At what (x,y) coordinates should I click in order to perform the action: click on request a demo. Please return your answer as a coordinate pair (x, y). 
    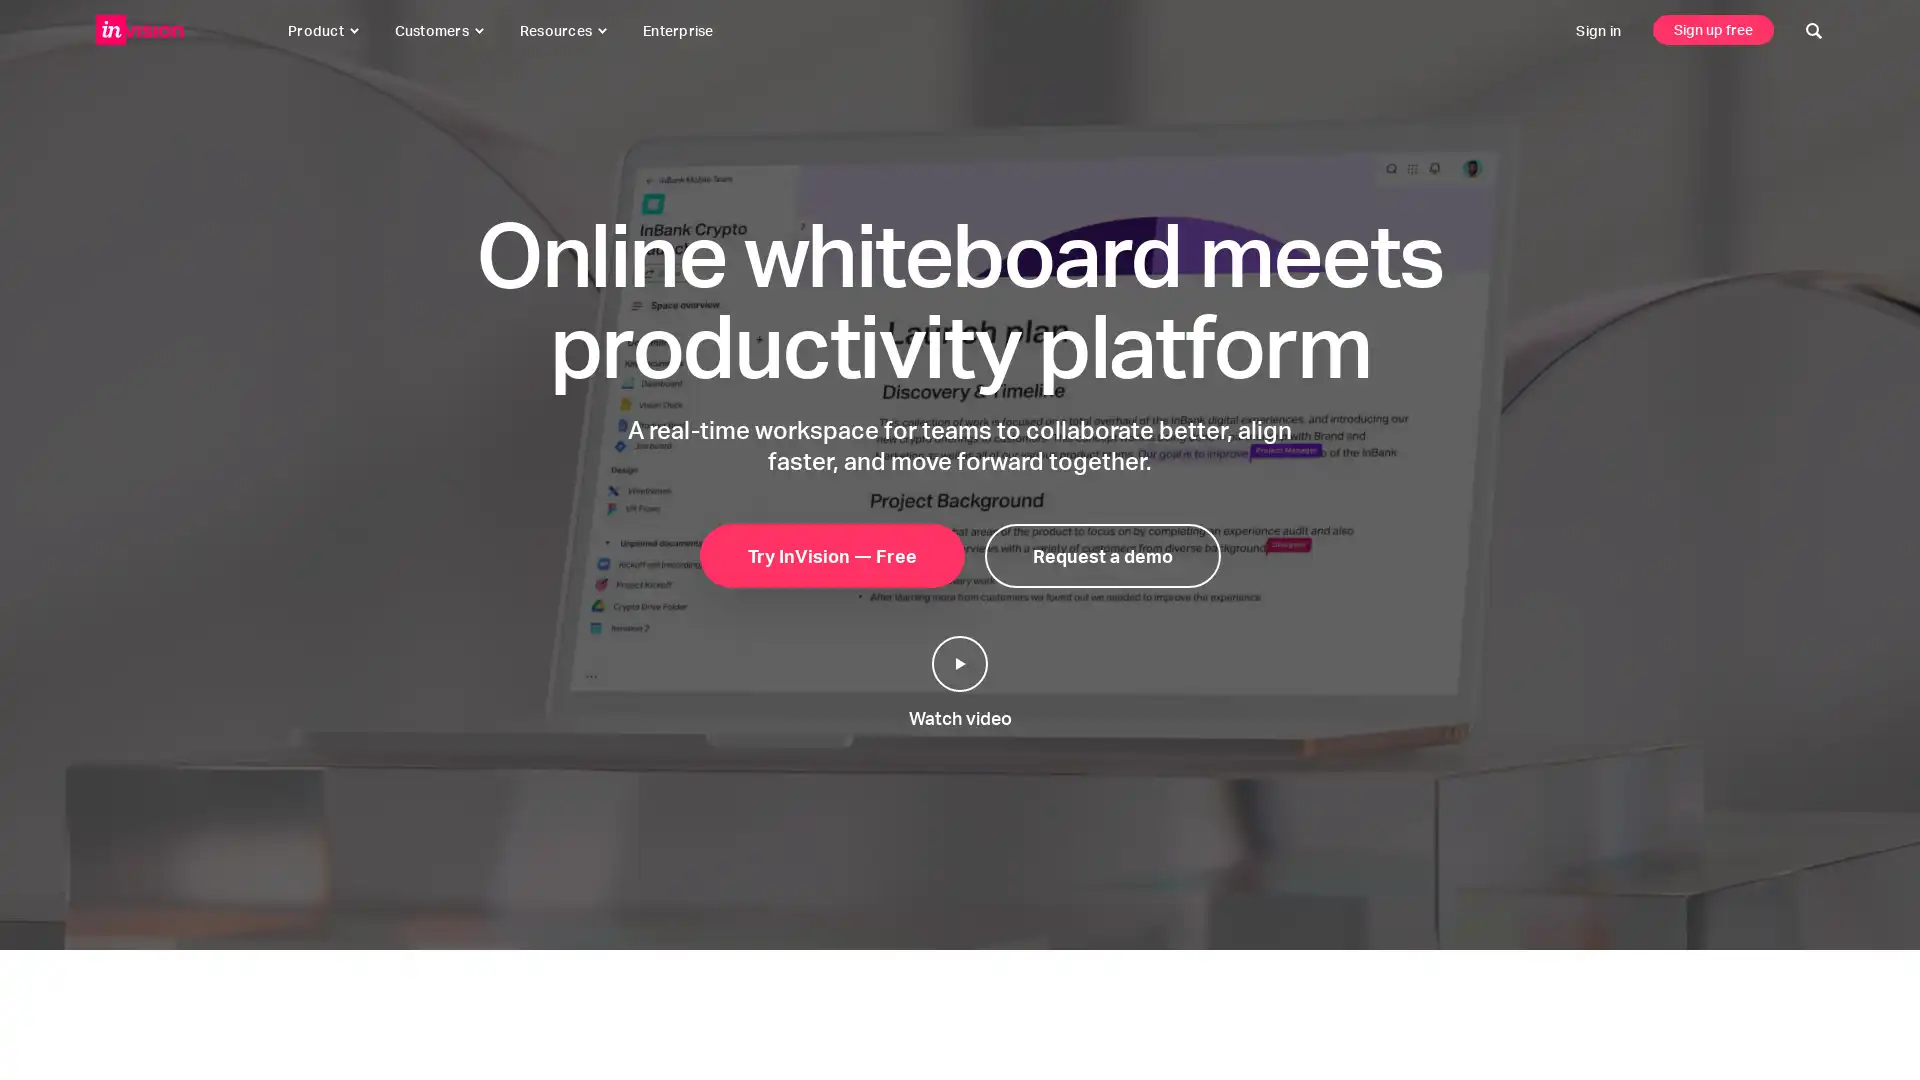
    Looking at the image, I should click on (1101, 555).